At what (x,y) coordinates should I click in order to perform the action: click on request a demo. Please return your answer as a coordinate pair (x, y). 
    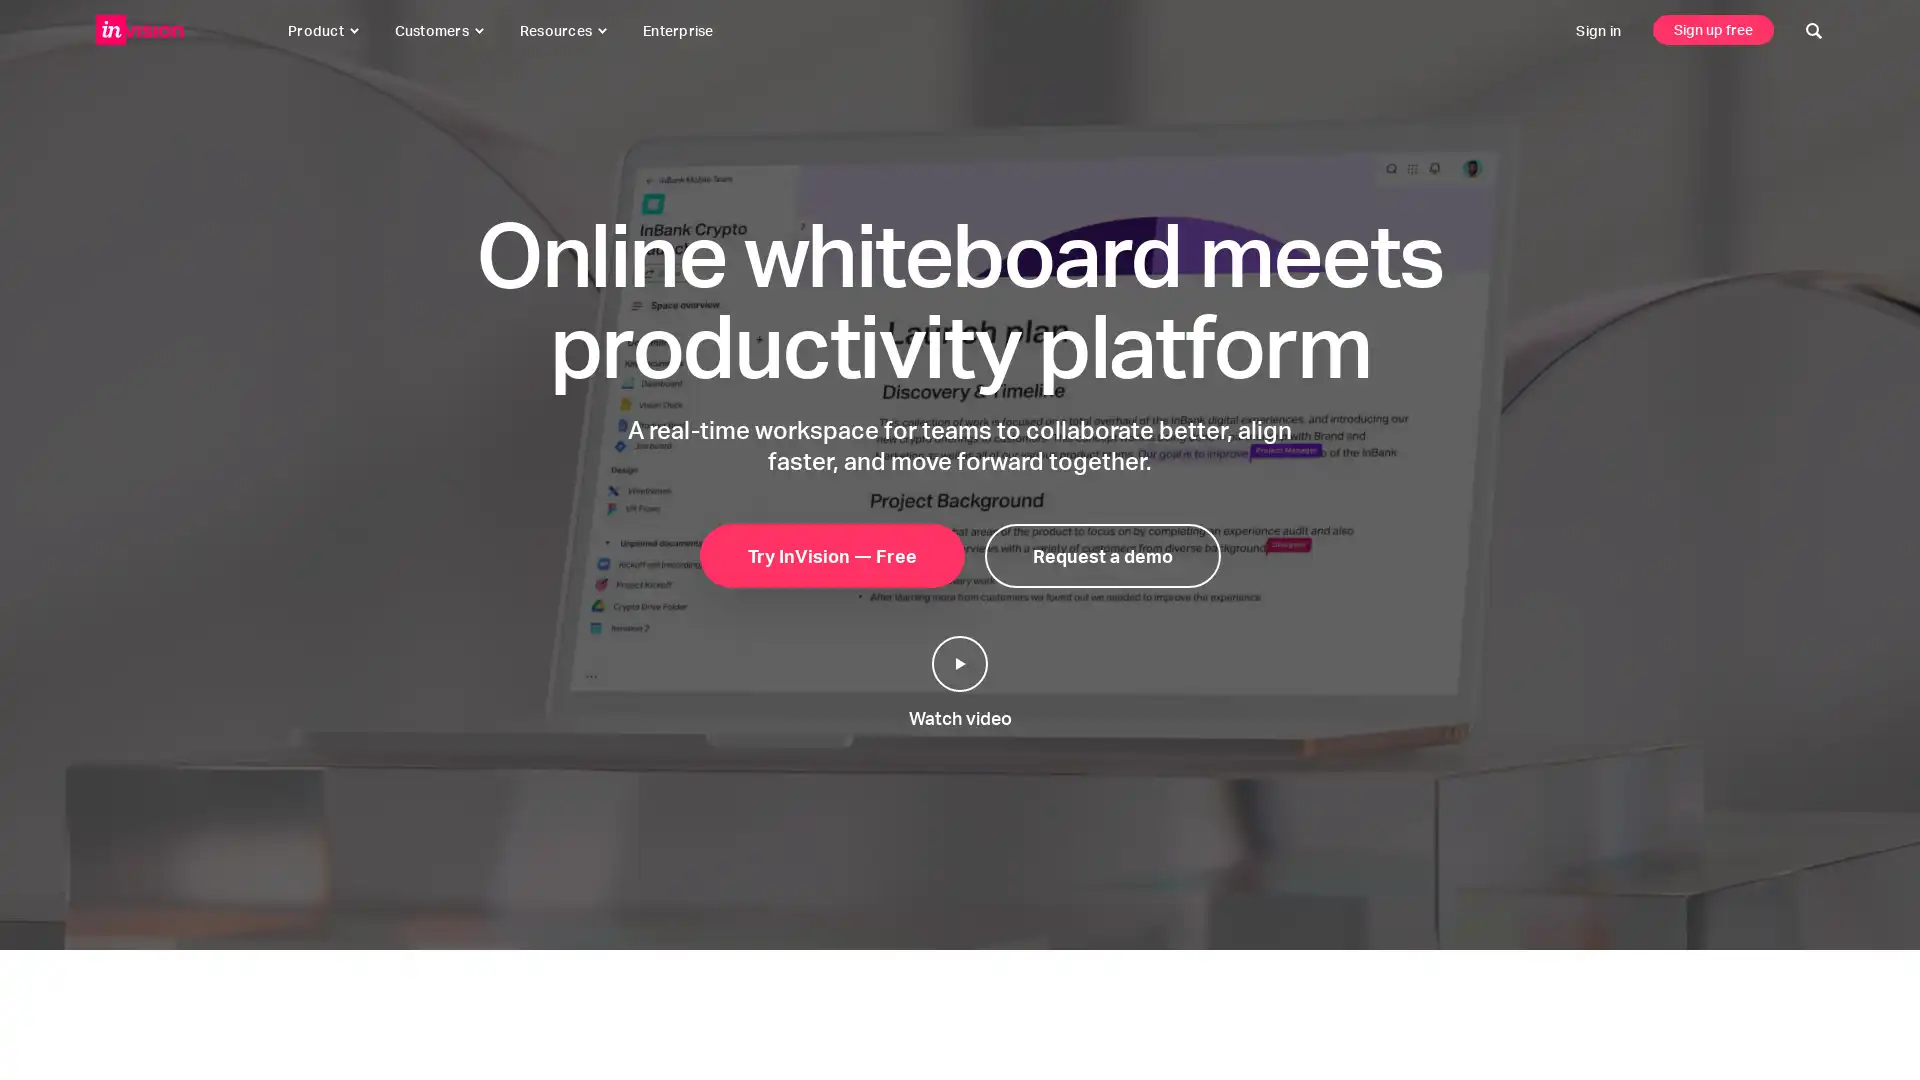
    Looking at the image, I should click on (1101, 555).